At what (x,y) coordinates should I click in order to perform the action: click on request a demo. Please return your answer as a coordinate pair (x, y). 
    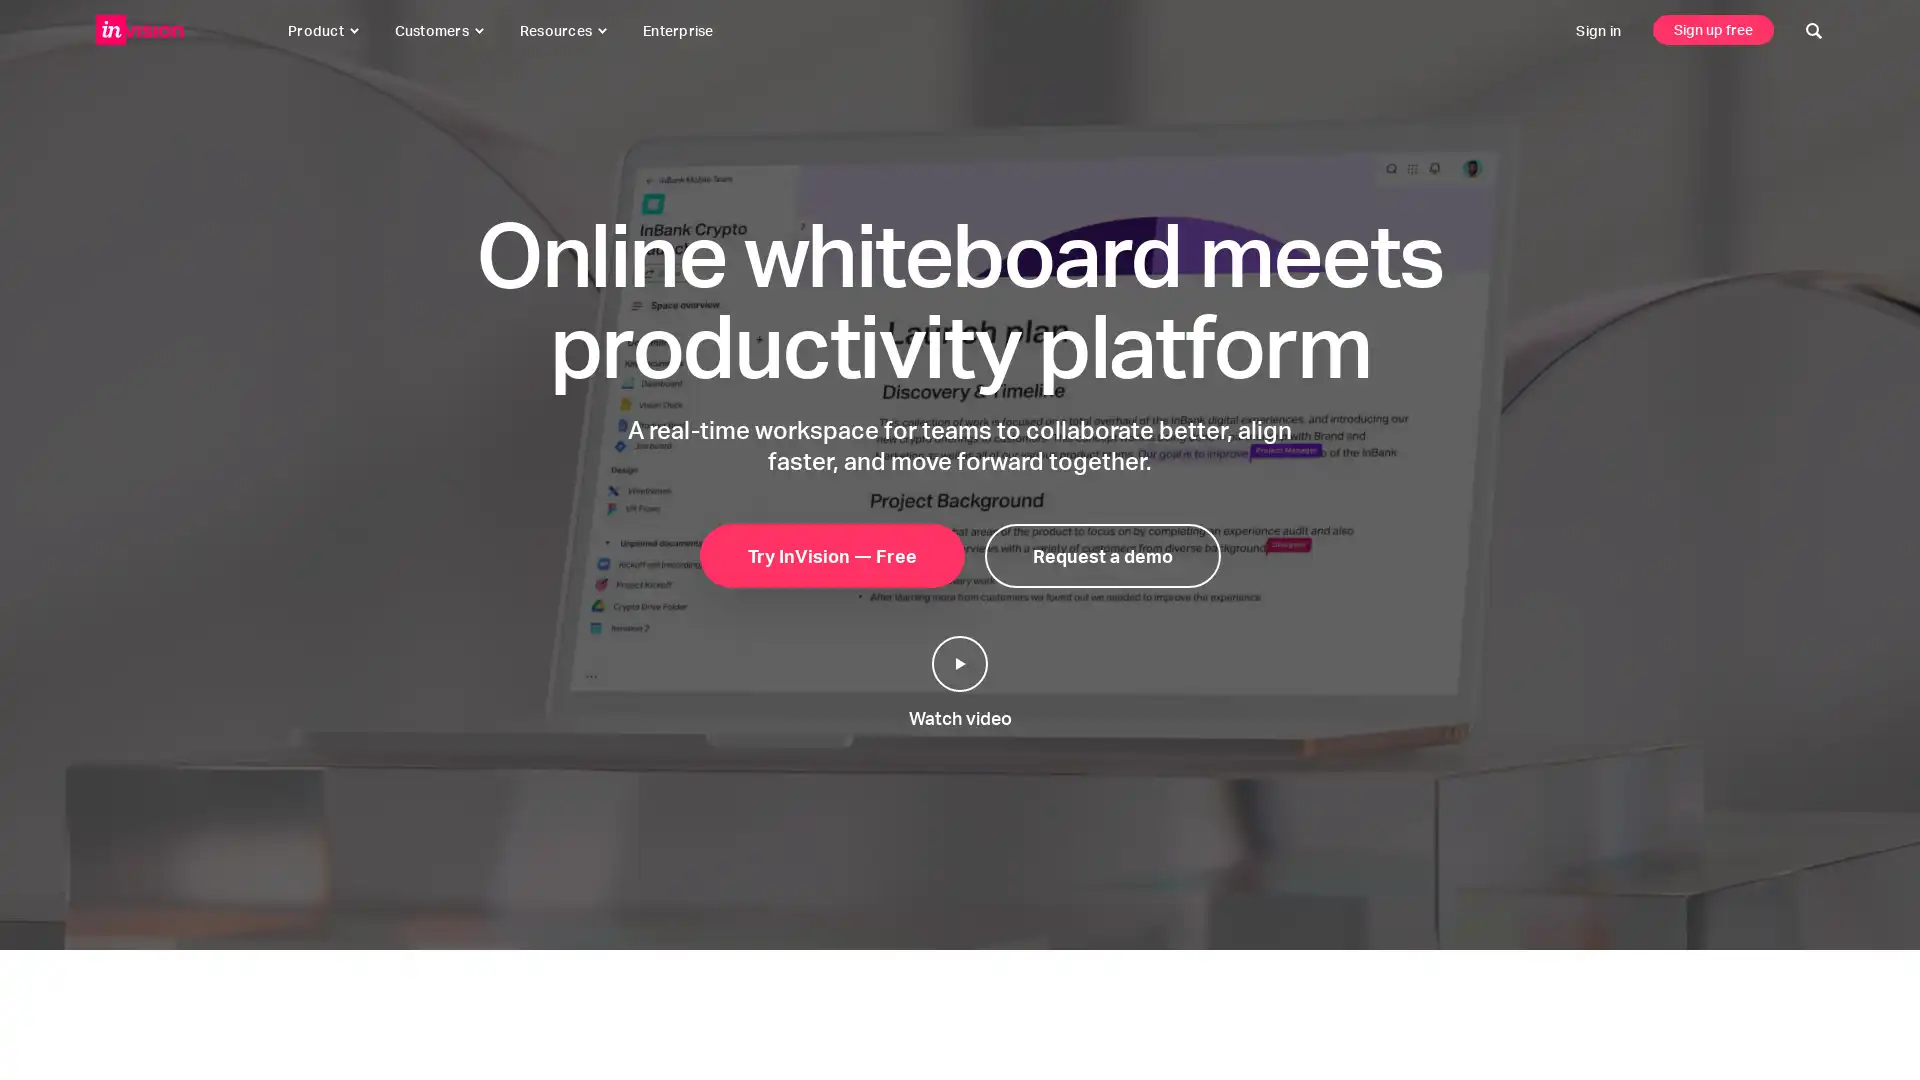
    Looking at the image, I should click on (1101, 555).